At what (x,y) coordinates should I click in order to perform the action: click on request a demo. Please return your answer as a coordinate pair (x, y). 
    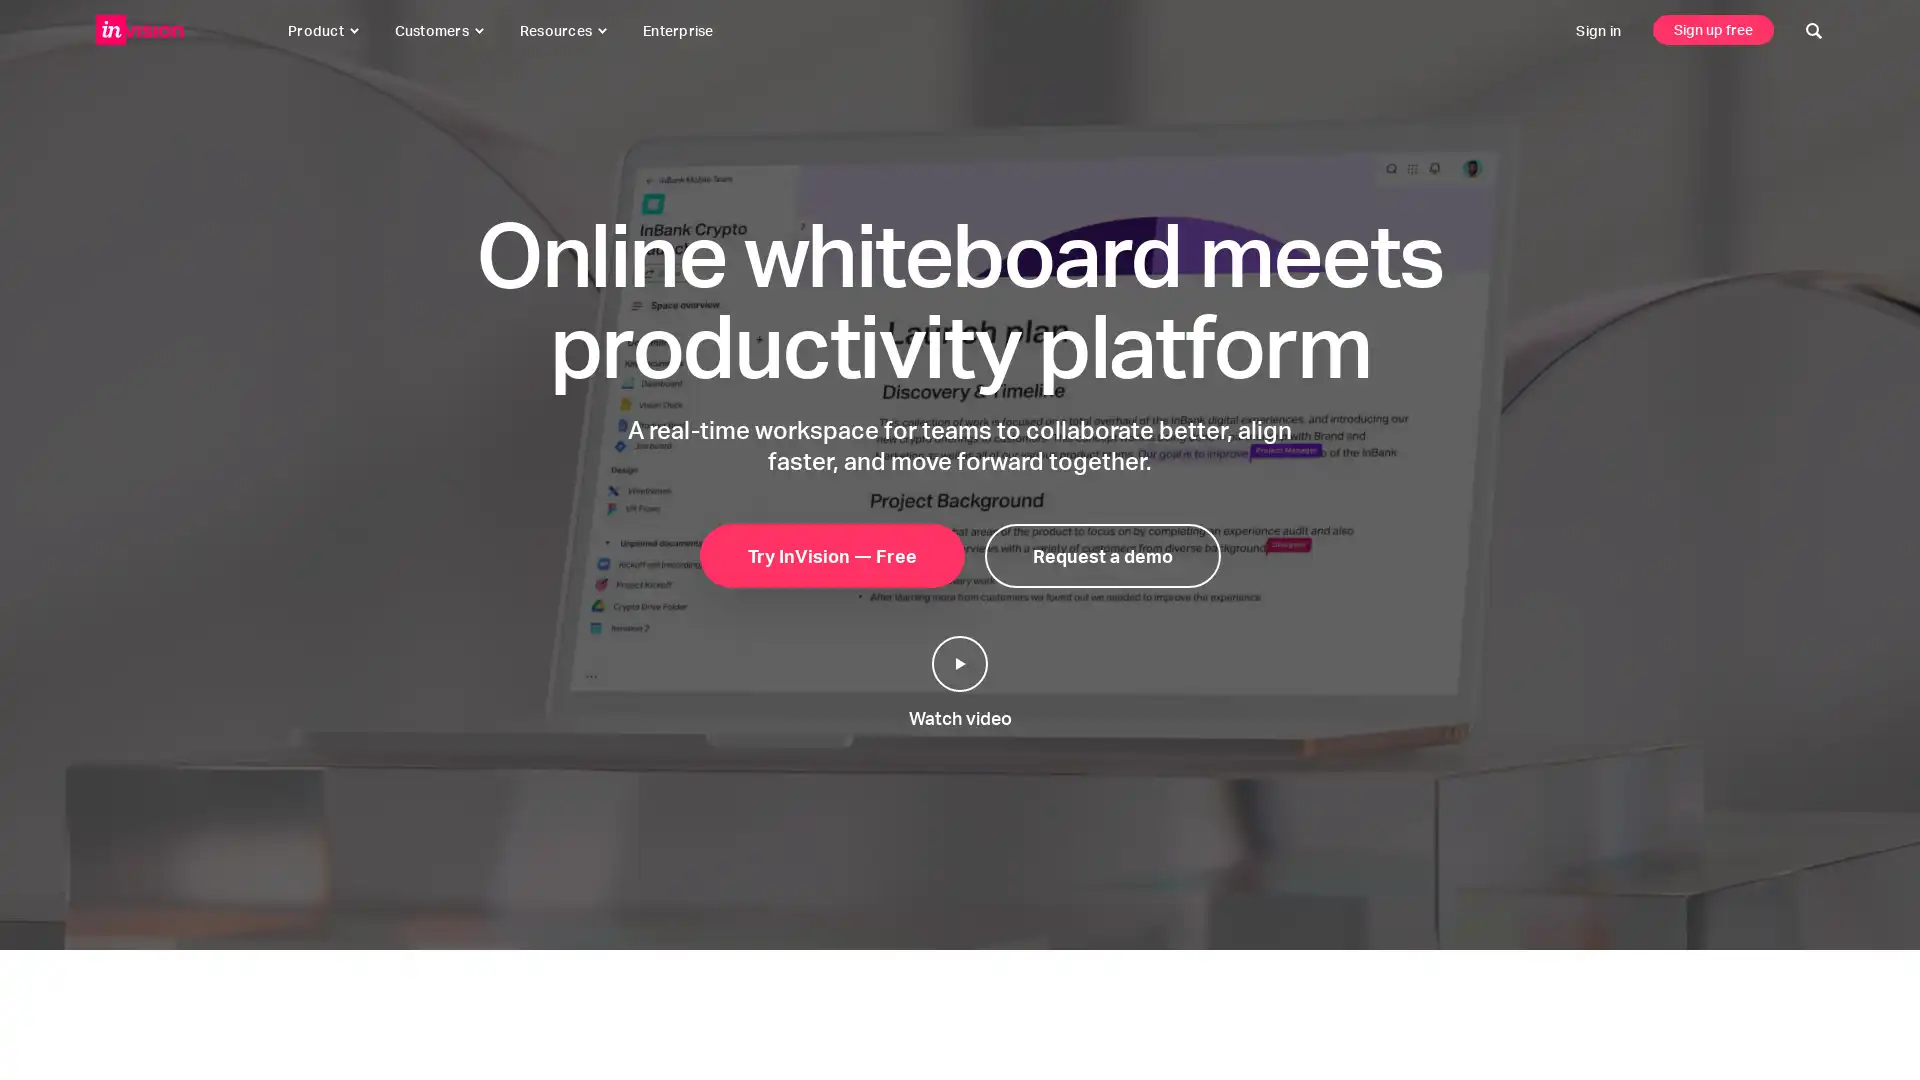
    Looking at the image, I should click on (1101, 555).